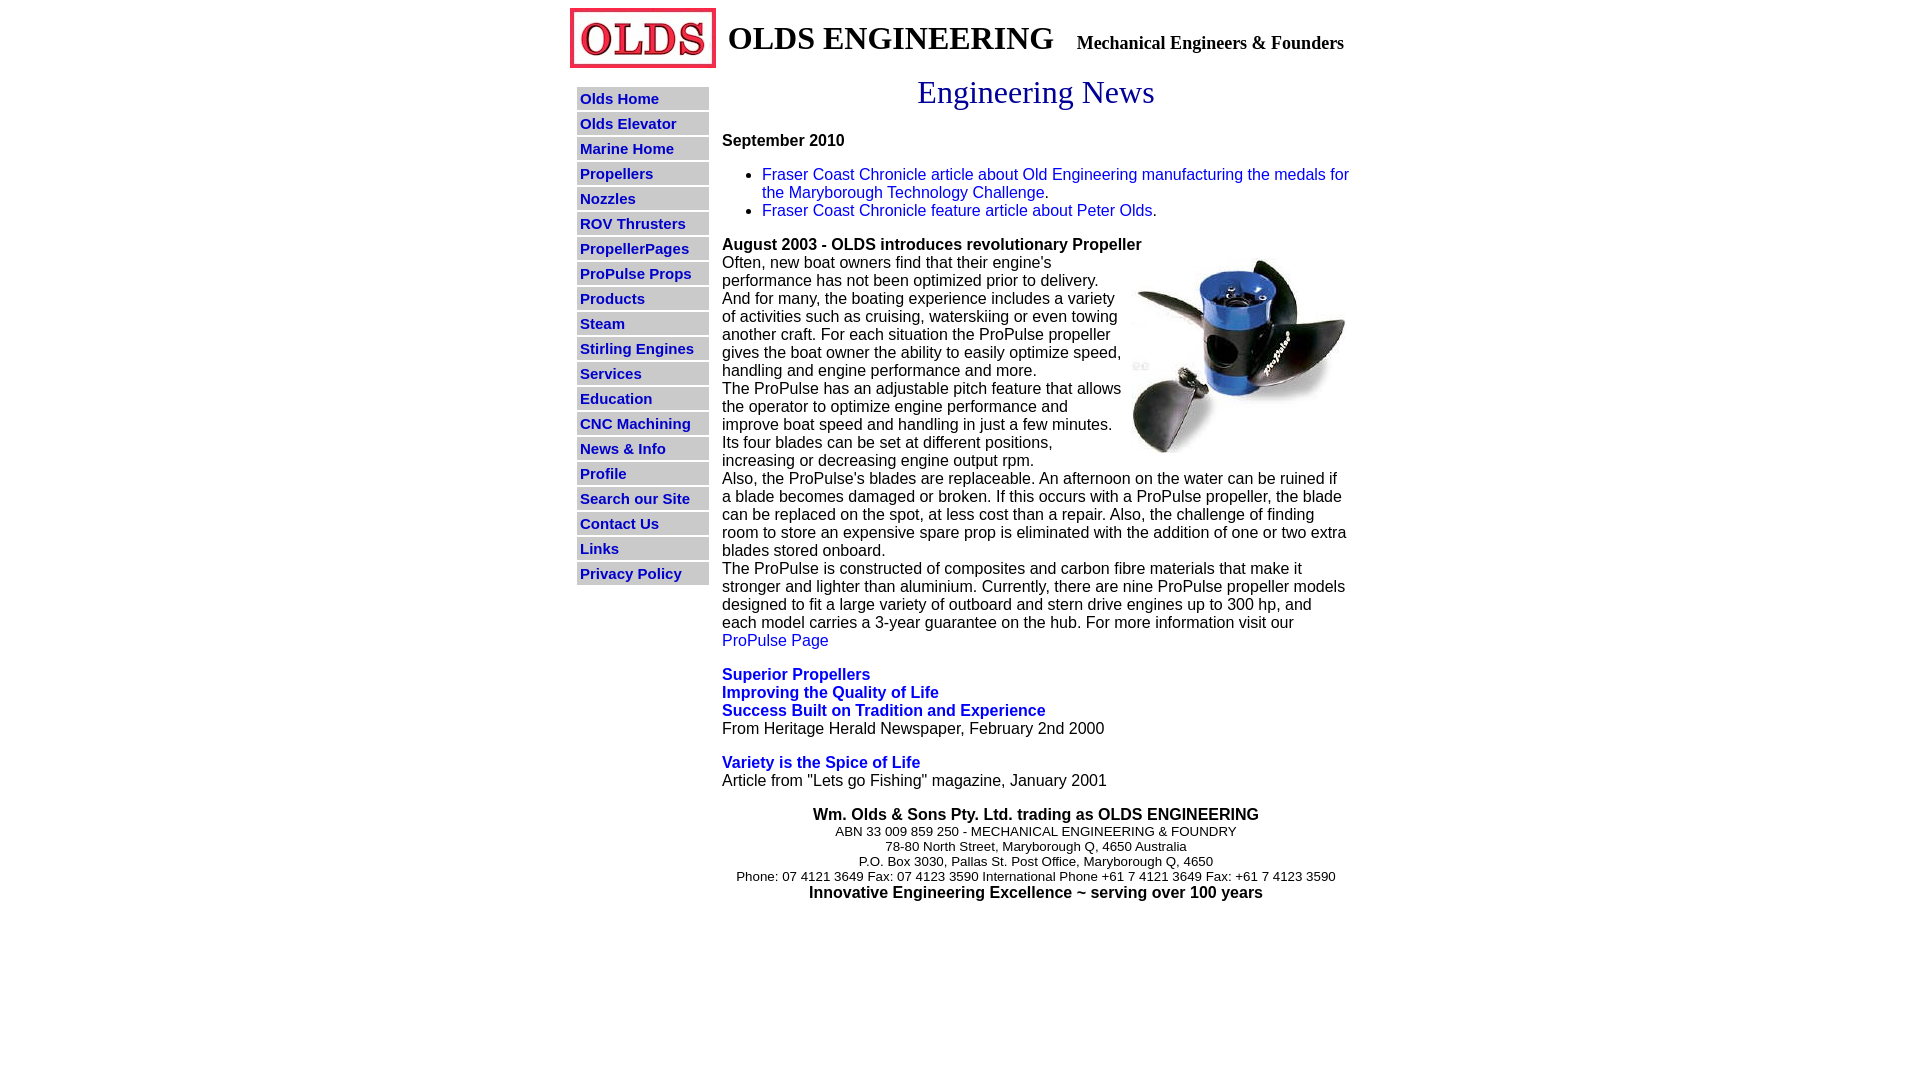 The height and width of the screenshot is (1080, 1920). I want to click on 'Education', so click(643, 398).